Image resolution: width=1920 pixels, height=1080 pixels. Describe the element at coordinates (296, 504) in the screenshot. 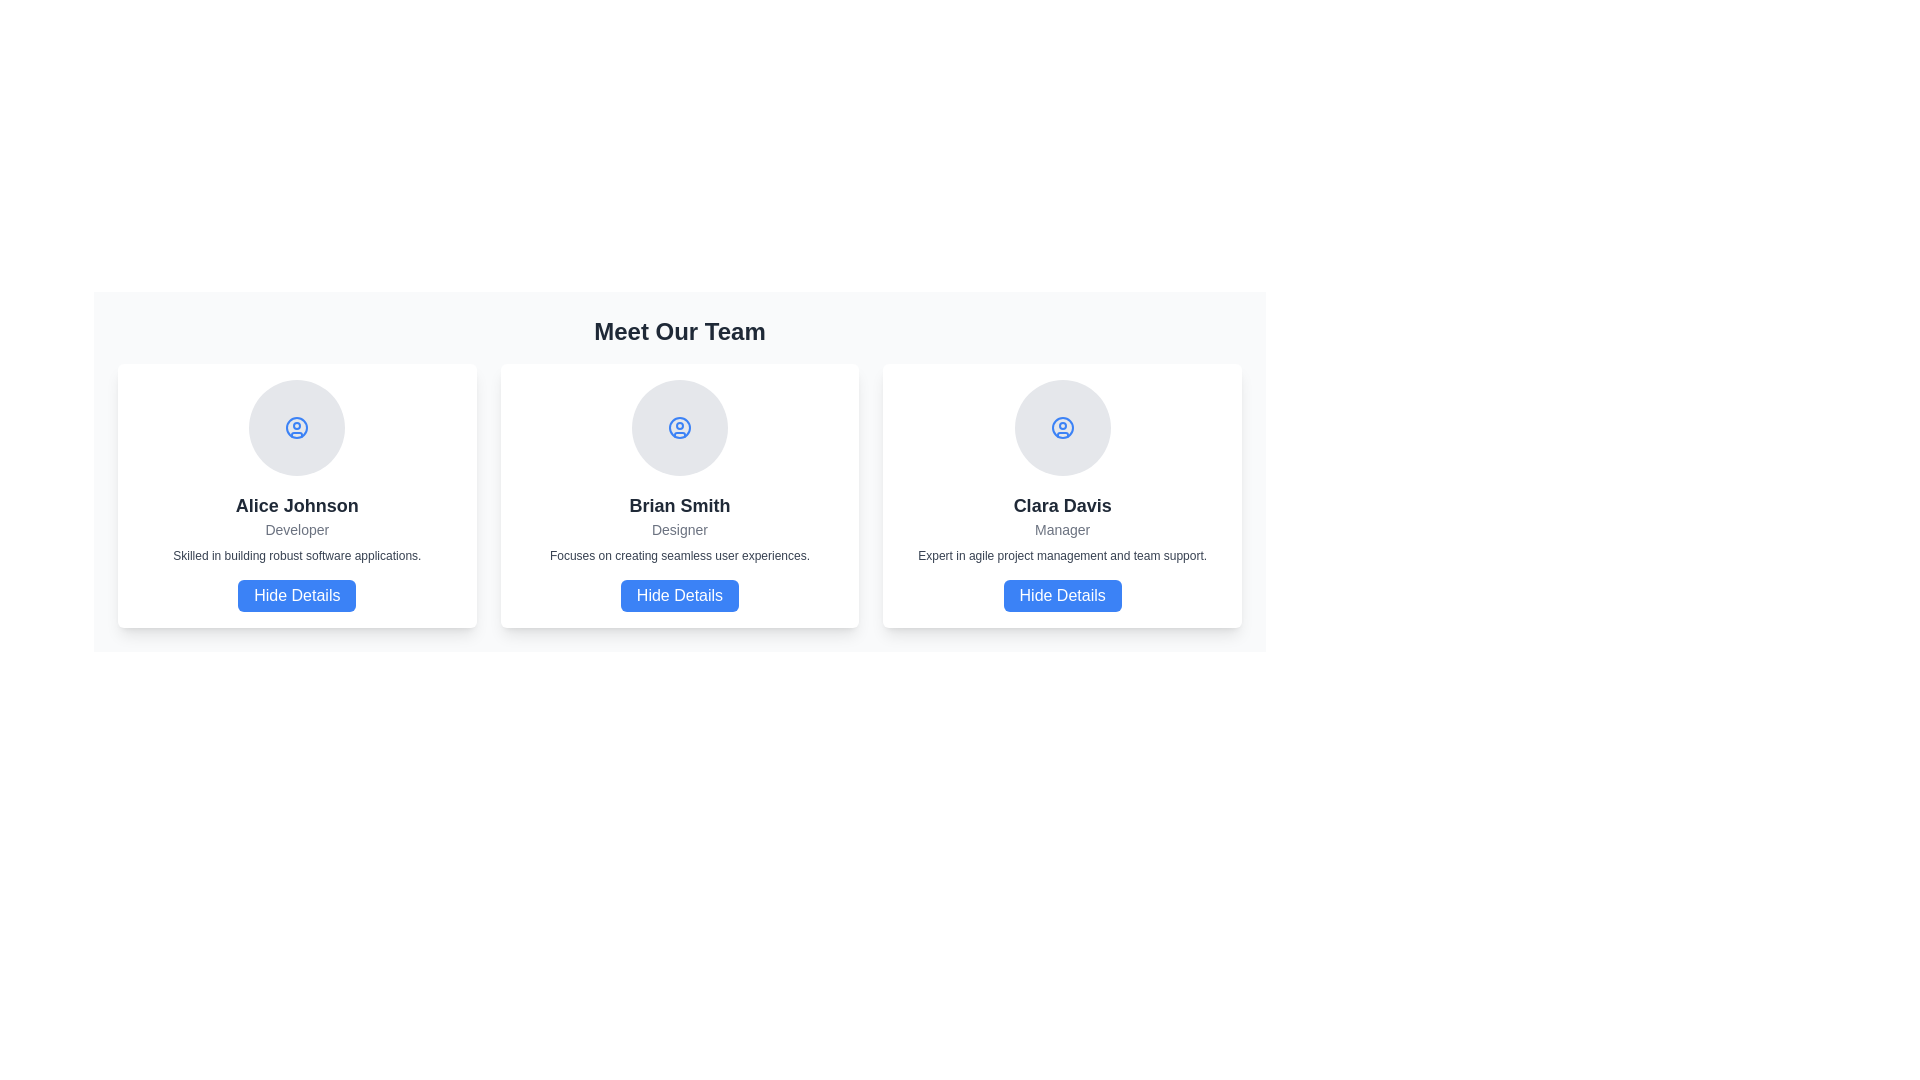

I see `the text displaying the individual's name, which is located in the leftmost card between the avatar image and job title` at that location.